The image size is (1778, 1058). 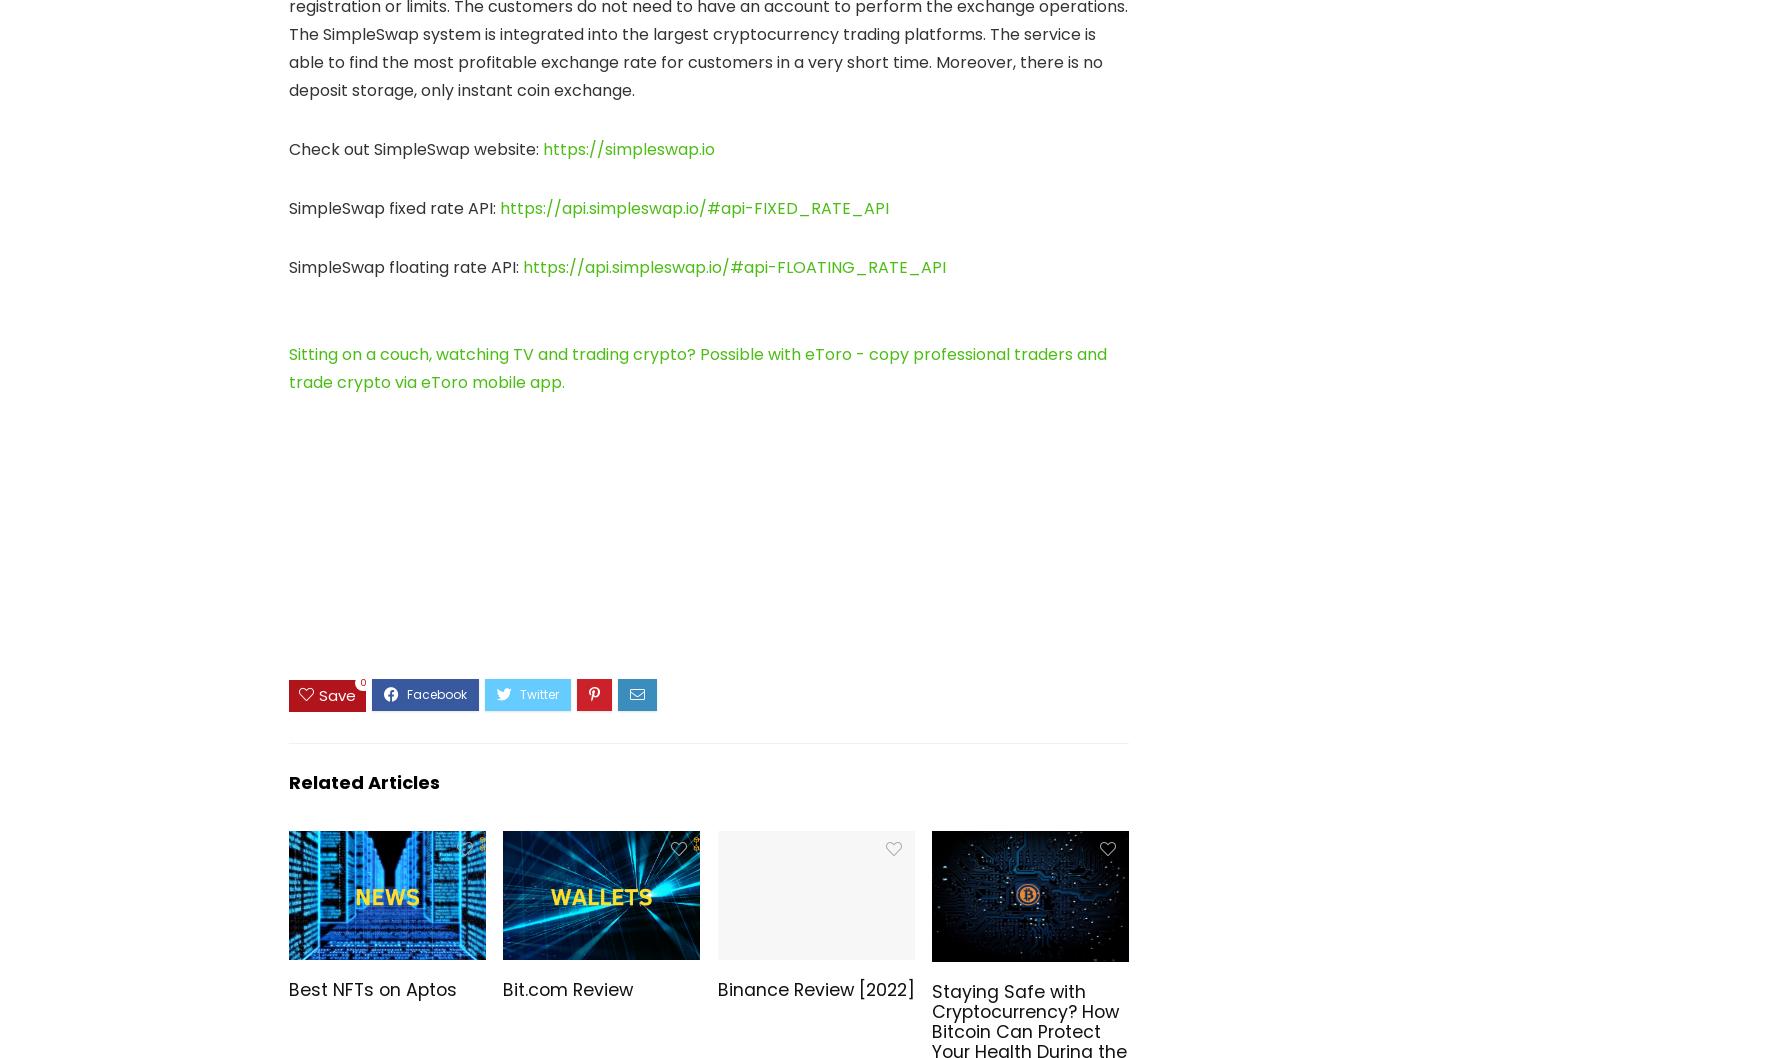 I want to click on 'Sitting on a couch, watching TV and trading crypto? Possible with eToro - copy professional traders and trade crypto via eToro mobile app.', so click(x=698, y=368).